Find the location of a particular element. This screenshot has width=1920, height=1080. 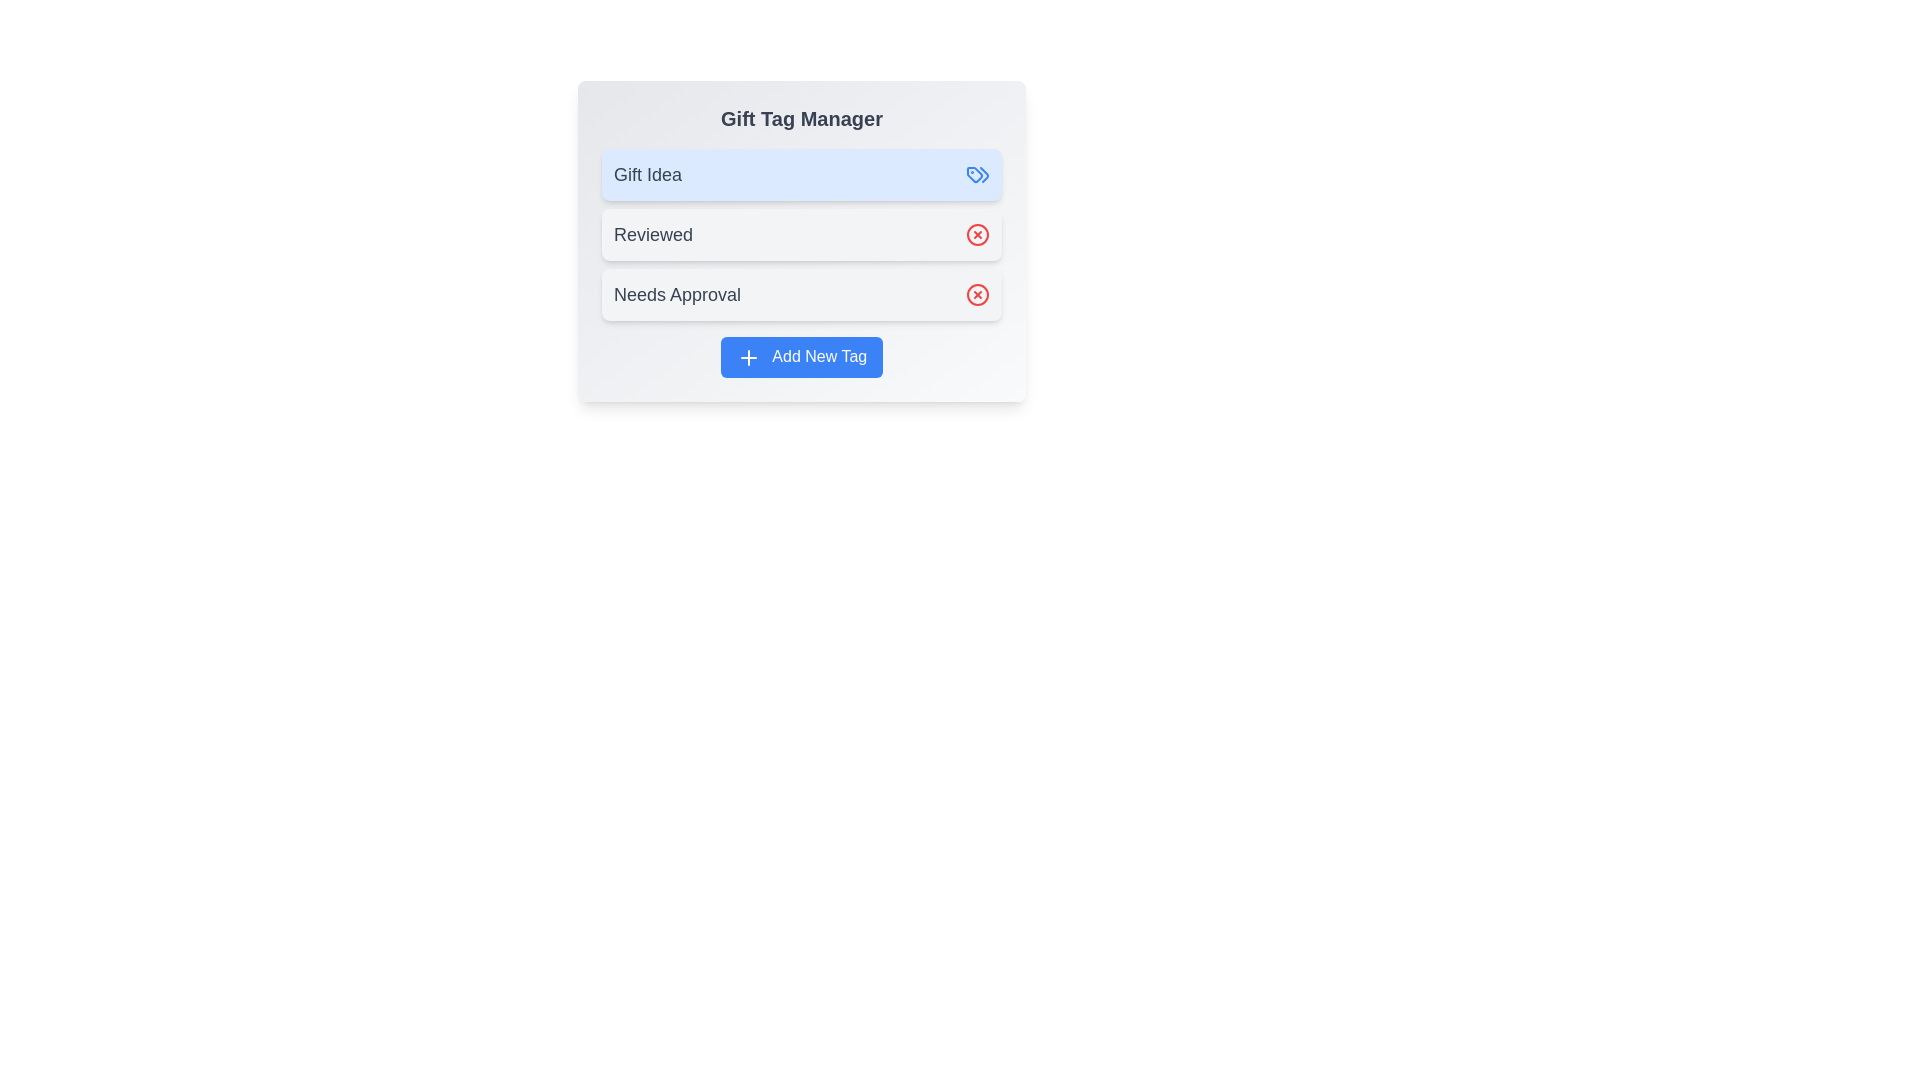

the tag labeled Gift Idea is located at coordinates (801, 173).